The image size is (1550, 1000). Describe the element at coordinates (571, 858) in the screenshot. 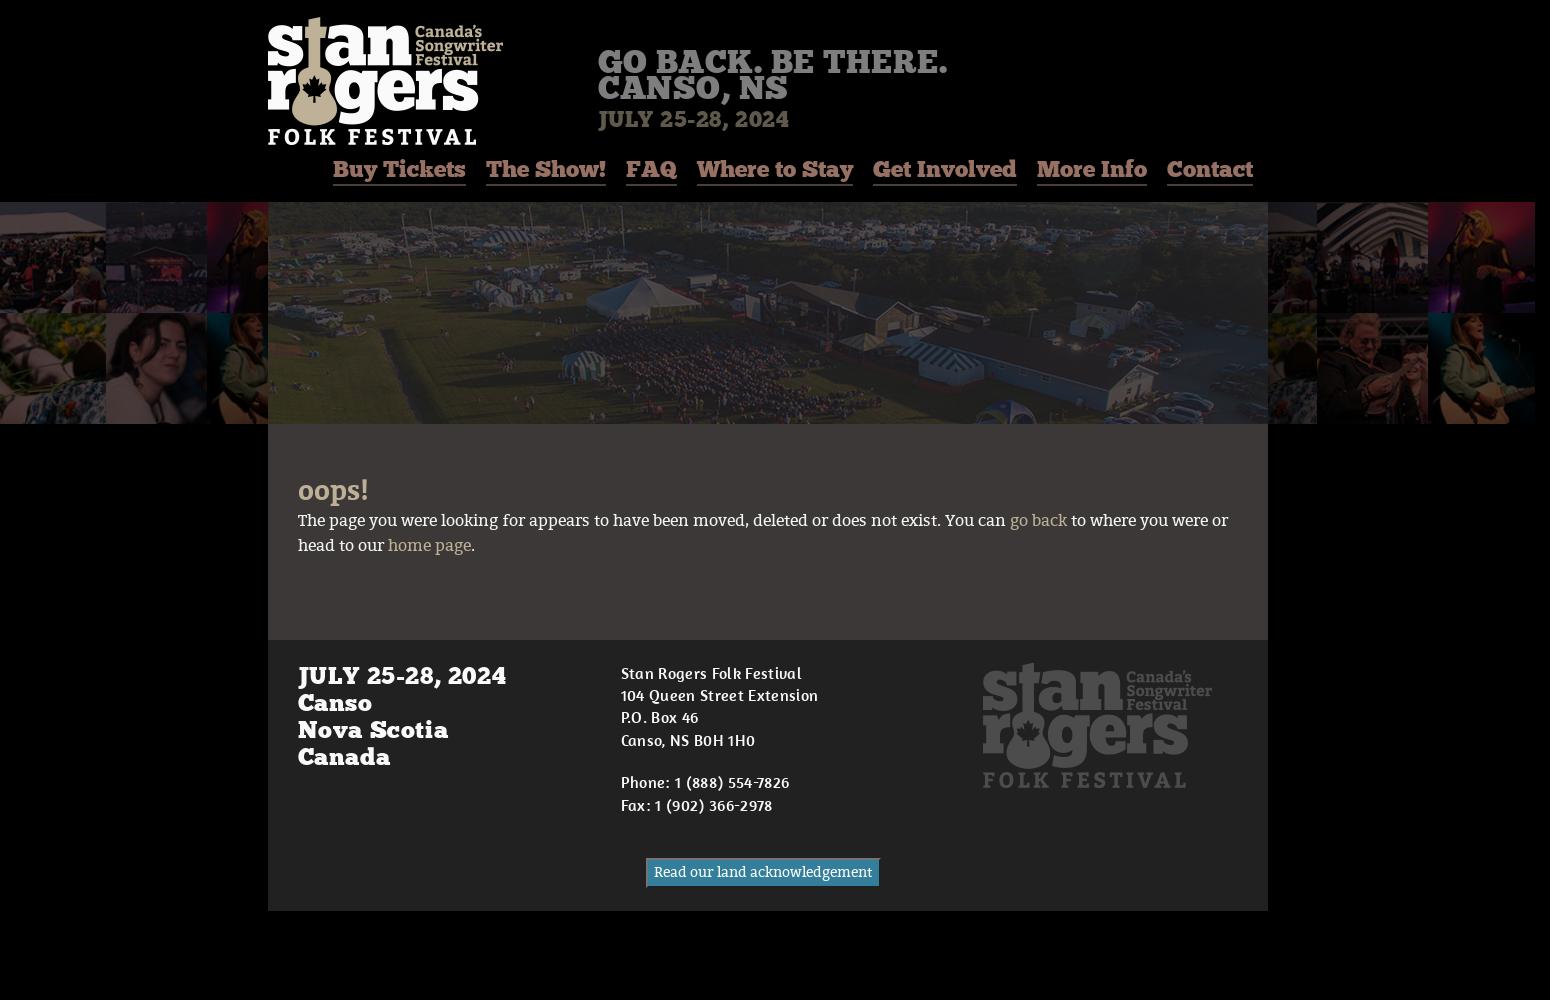

I see `'Subscribe & stay up-to-date on the latest and greatest at StanRogersFest!'` at that location.